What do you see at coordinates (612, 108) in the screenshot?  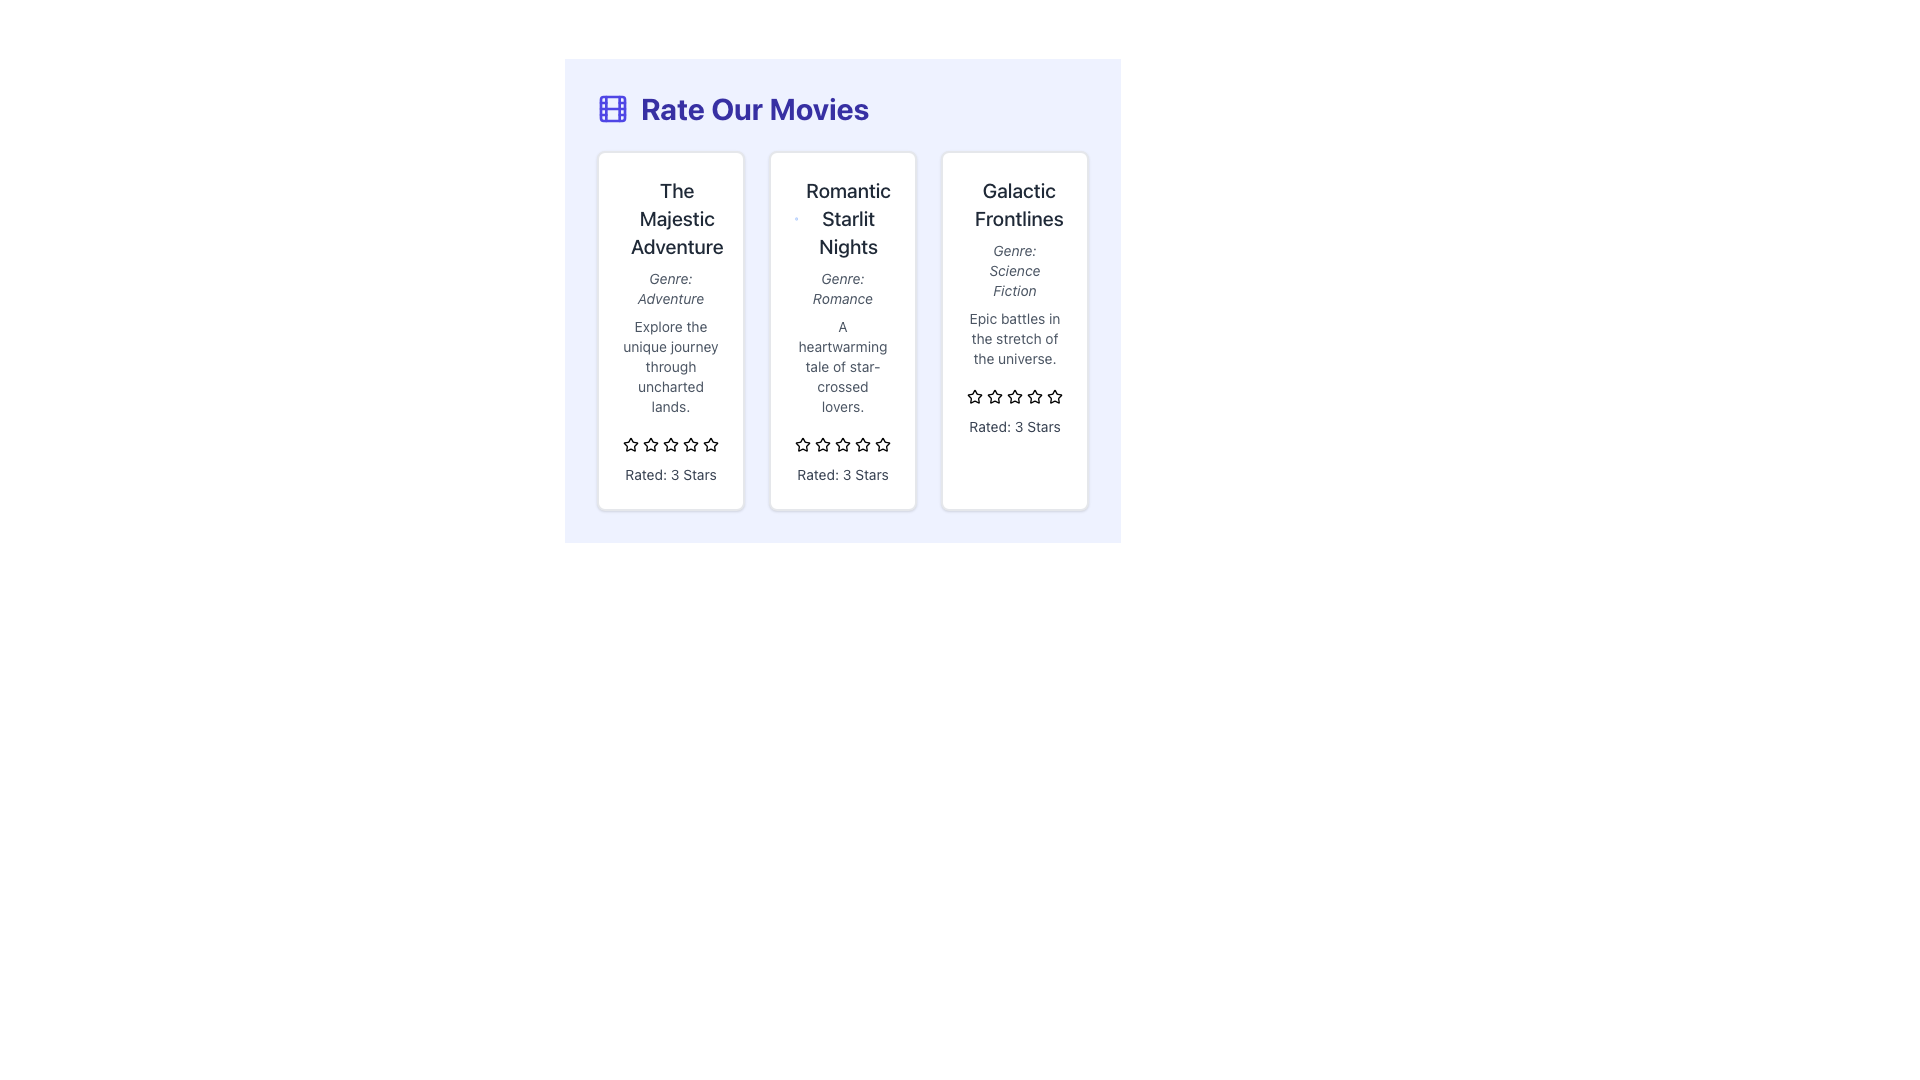 I see `the ornamental icon located to the left of the 'Rate Our Movies' text in the header section` at bounding box center [612, 108].